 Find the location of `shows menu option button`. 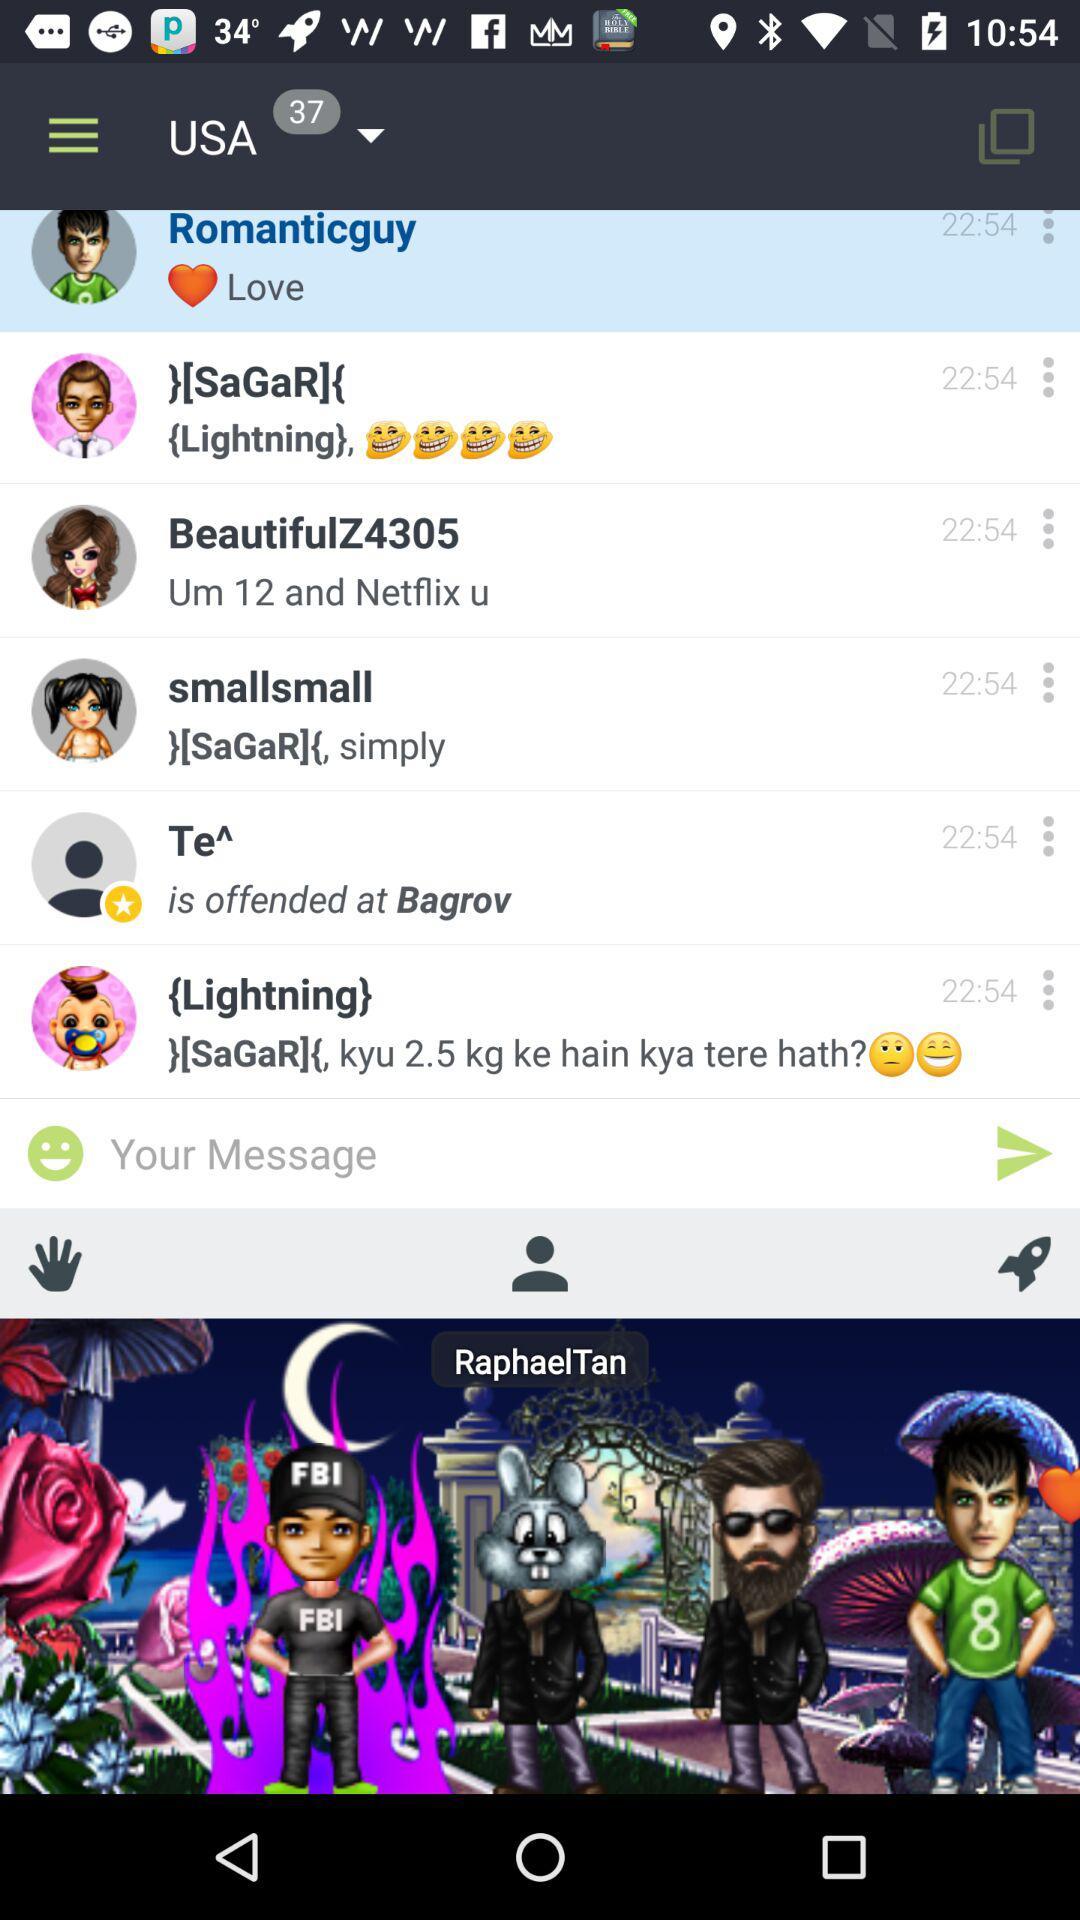

shows menu option button is located at coordinates (1047, 682).